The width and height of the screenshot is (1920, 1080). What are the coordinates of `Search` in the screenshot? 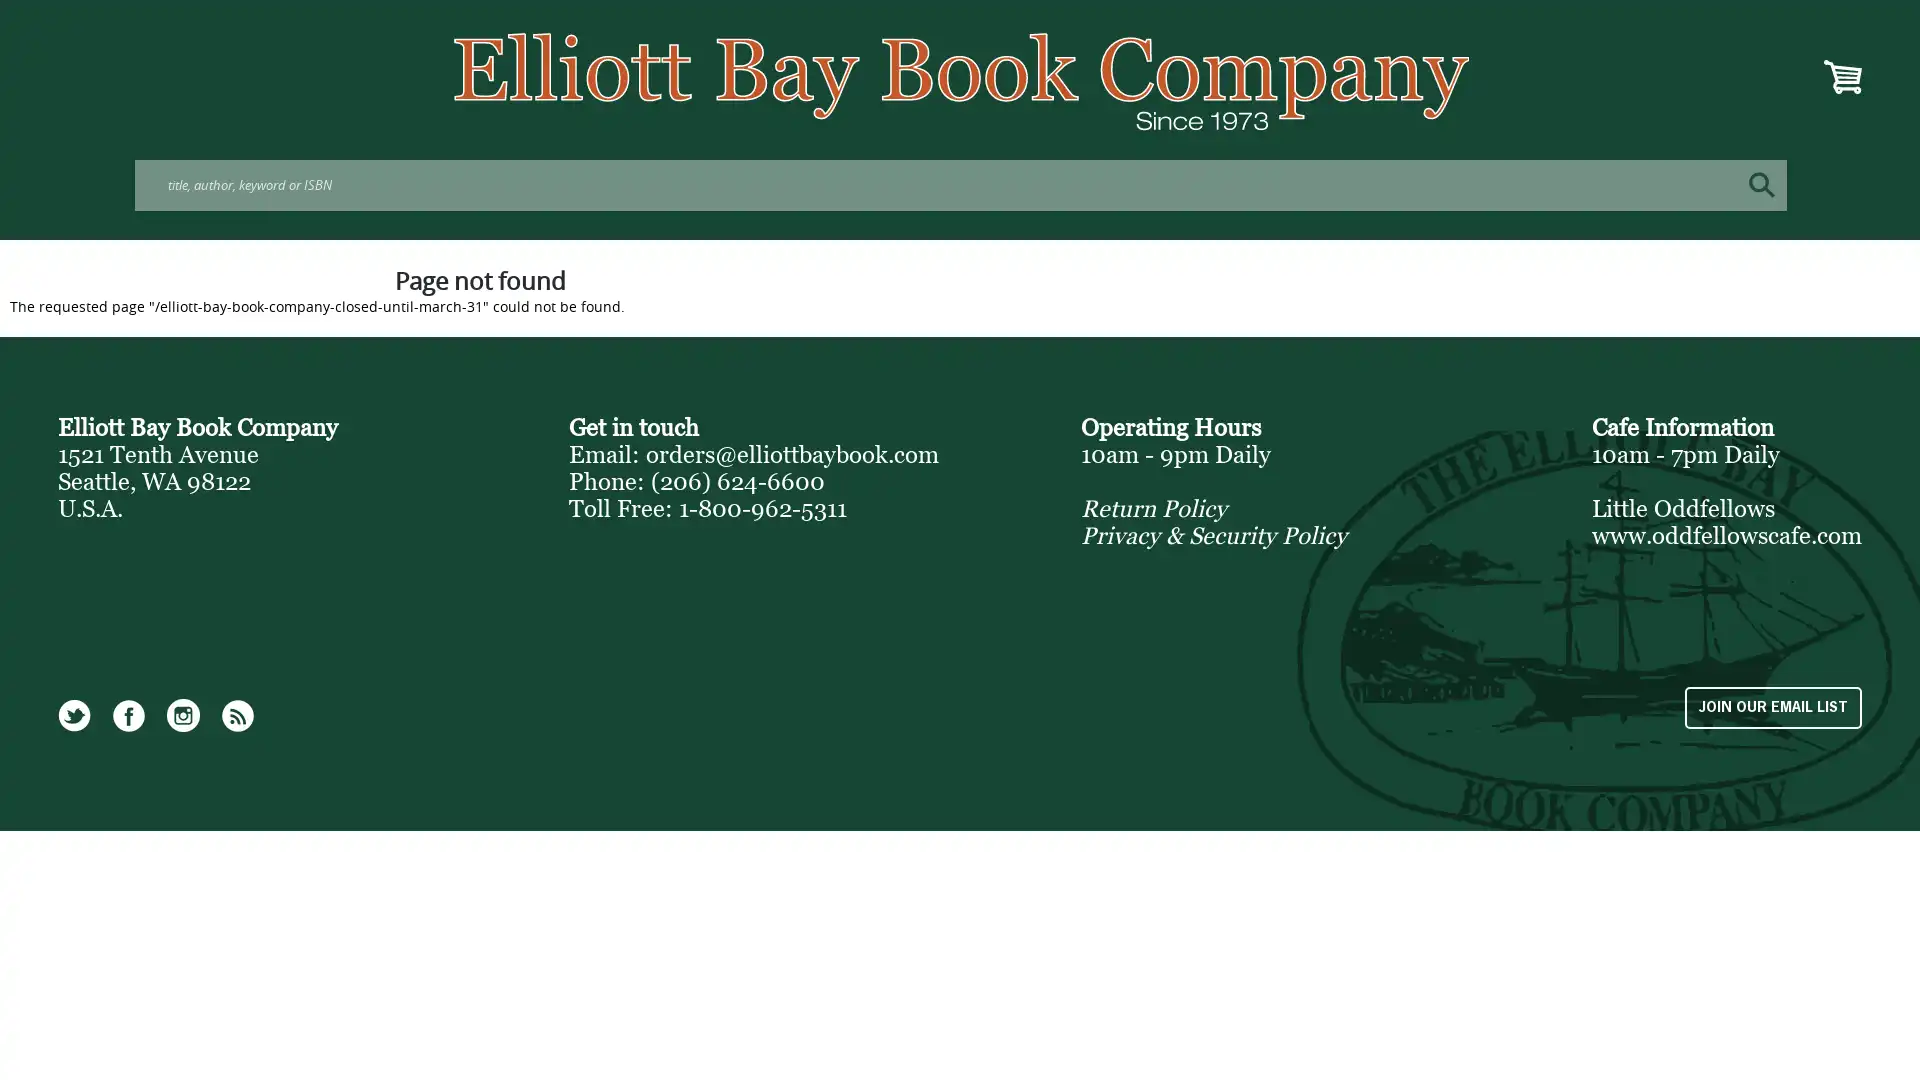 It's located at (1765, 184).